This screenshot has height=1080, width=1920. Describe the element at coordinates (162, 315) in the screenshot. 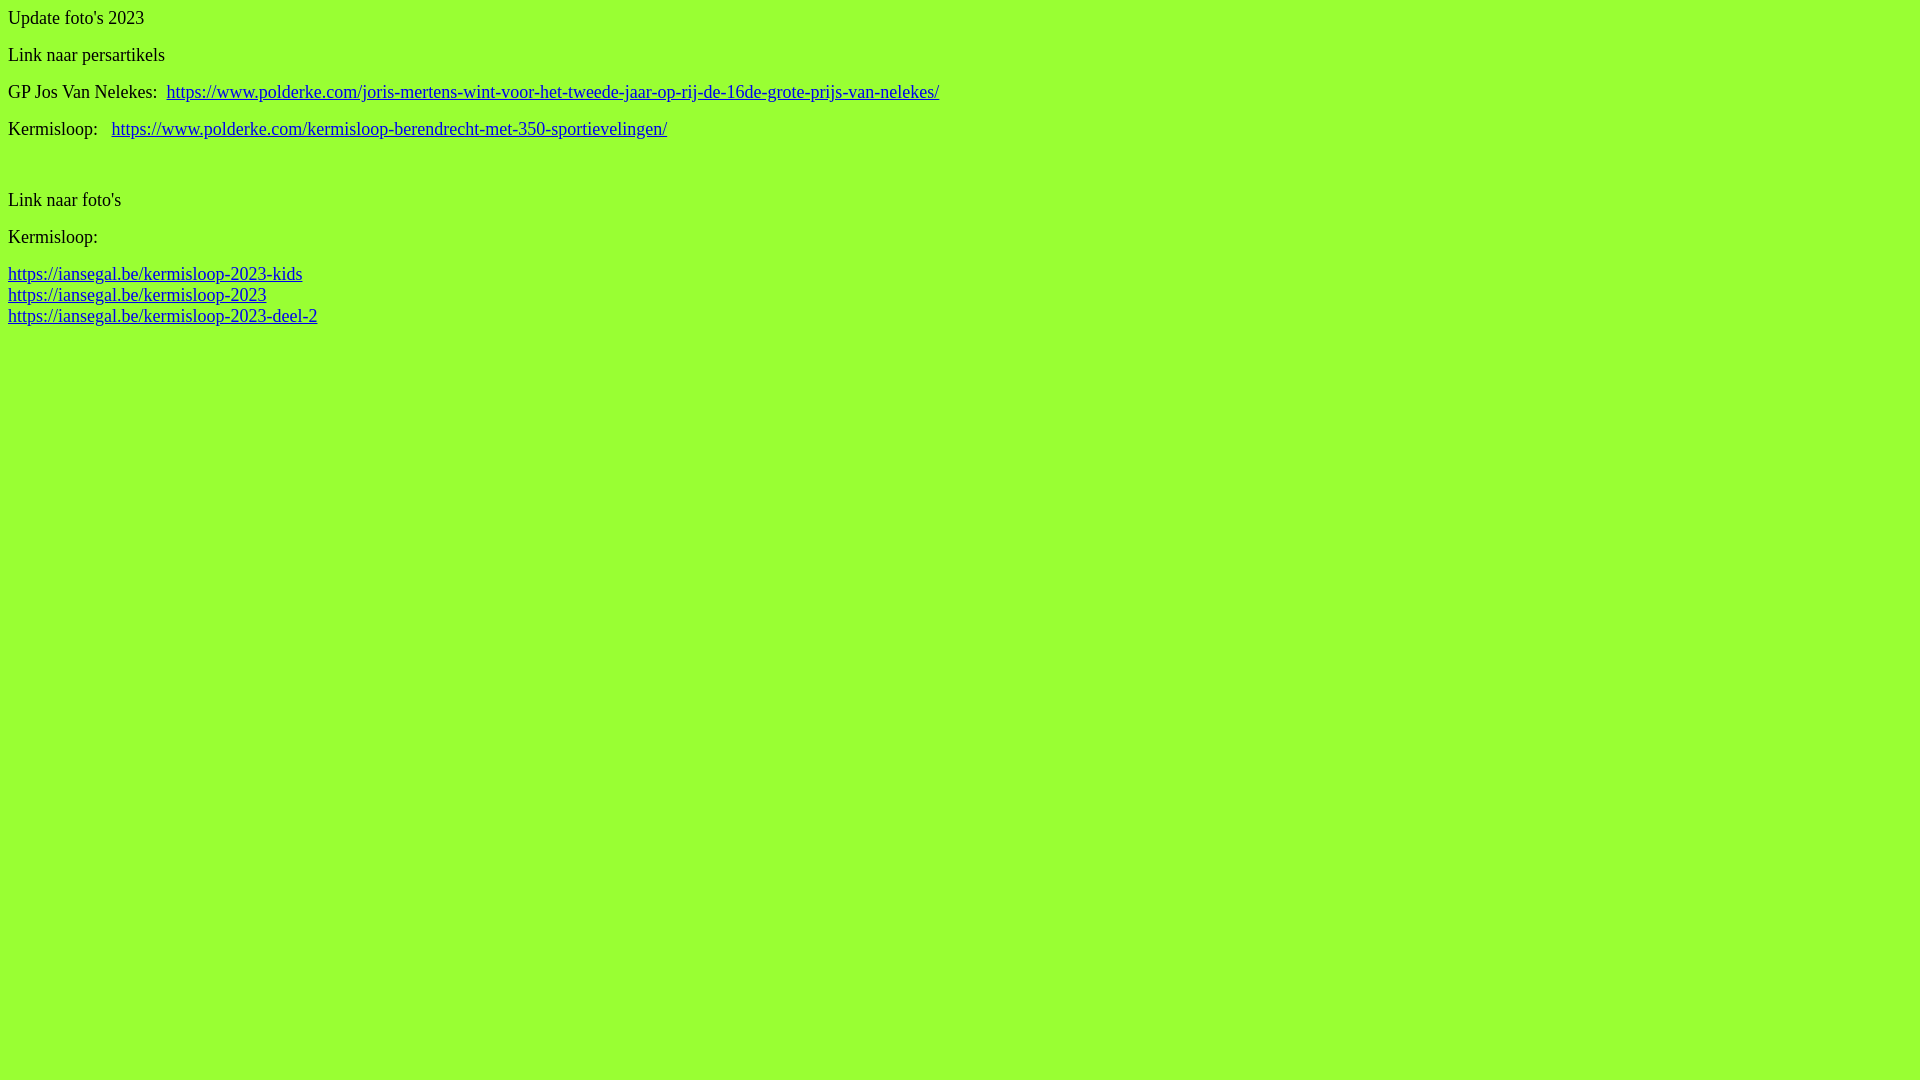

I see `'https://iansegal.be/kermisloop-2023-deel-2'` at that location.